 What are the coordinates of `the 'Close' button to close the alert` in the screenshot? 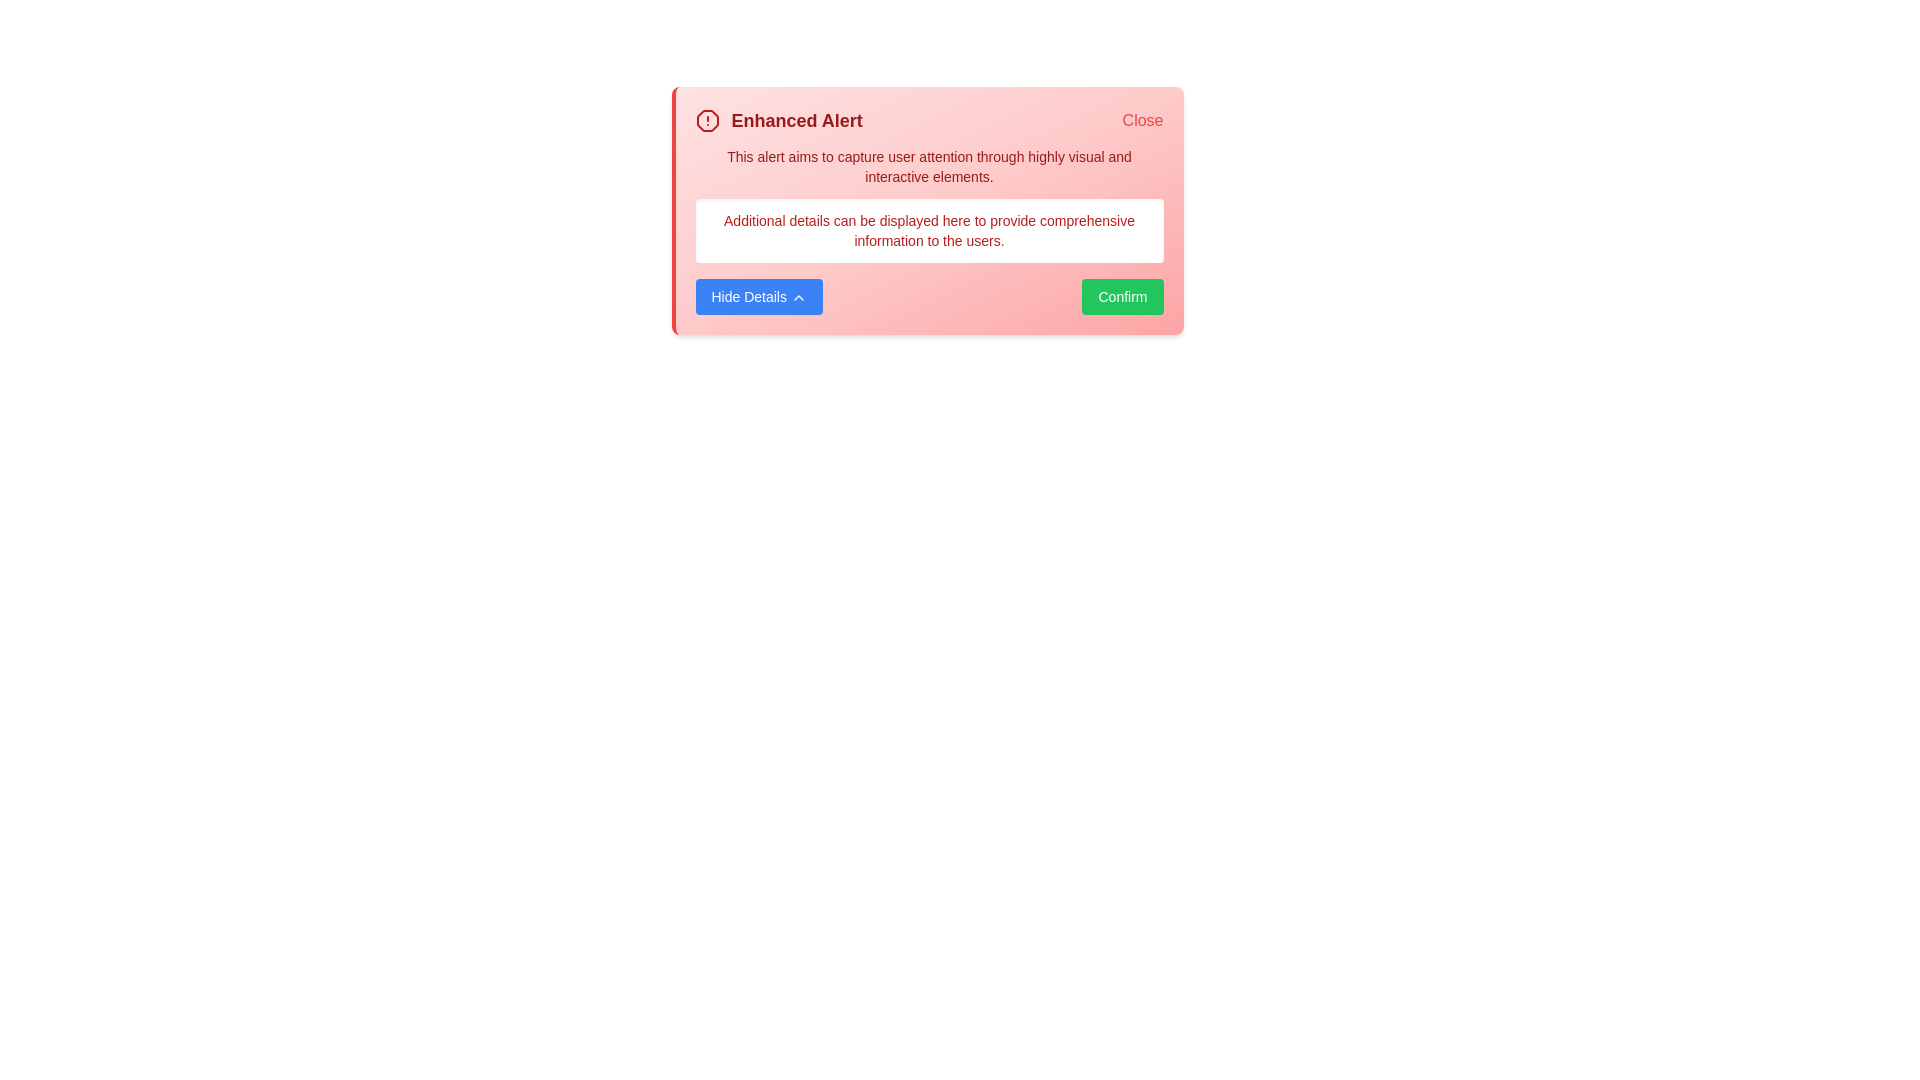 It's located at (1142, 120).